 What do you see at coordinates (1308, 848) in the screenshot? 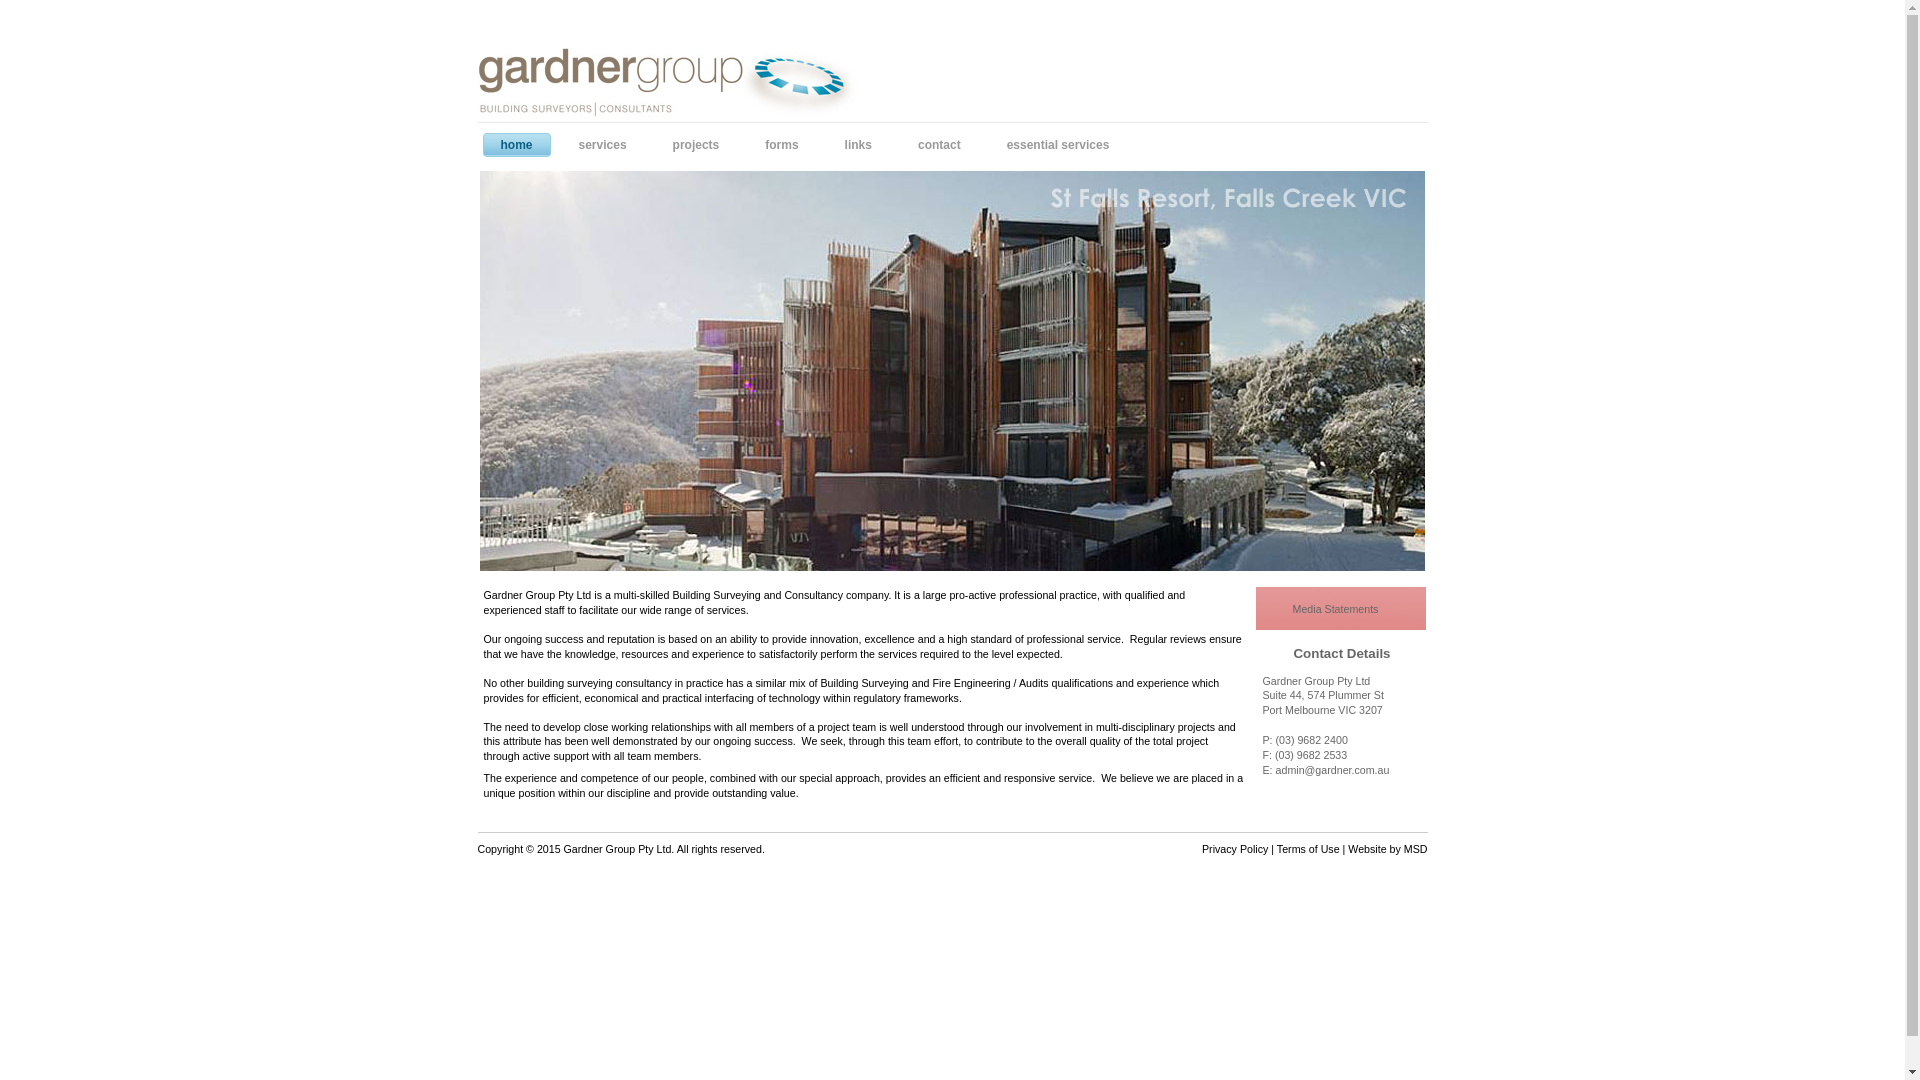
I see `'Terms of Use'` at bounding box center [1308, 848].